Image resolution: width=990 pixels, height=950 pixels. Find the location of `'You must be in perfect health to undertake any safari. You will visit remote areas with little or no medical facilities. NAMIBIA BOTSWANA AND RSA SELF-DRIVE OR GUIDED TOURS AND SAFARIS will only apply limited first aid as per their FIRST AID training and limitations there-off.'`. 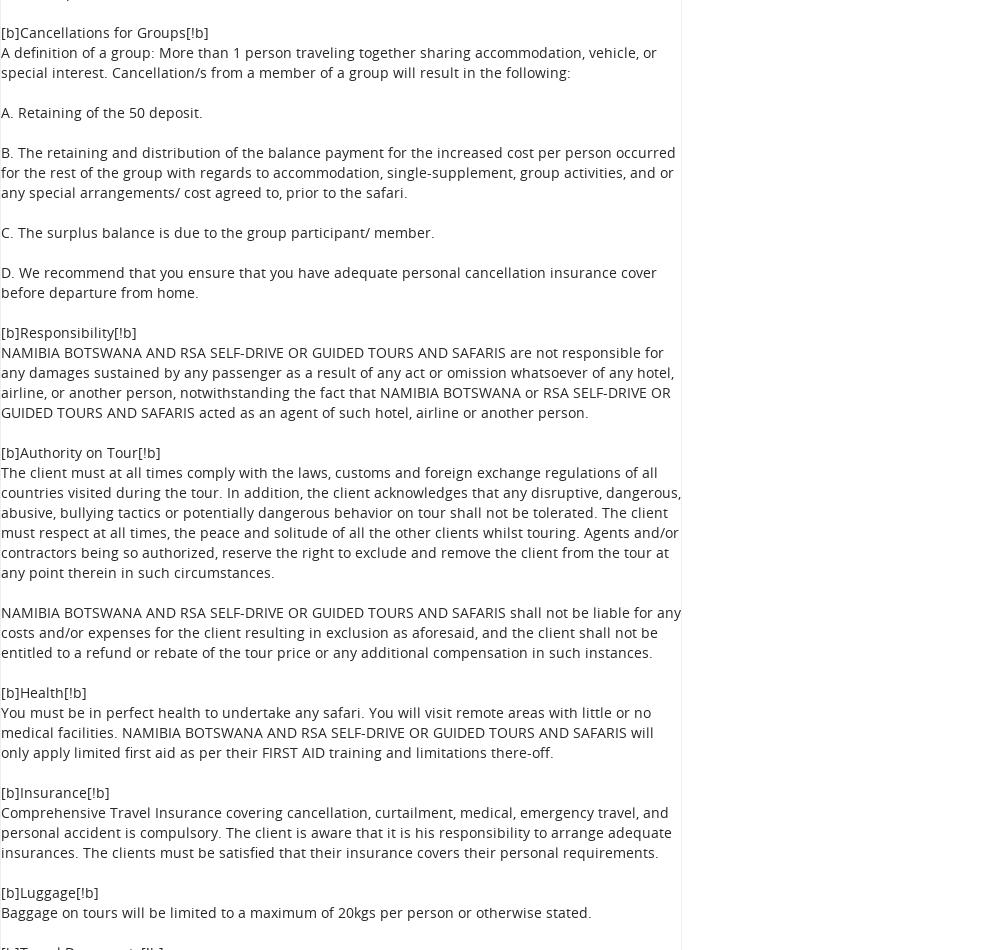

'You must be in perfect health to undertake any safari. You will visit remote areas with little or no medical facilities. NAMIBIA BOTSWANA AND RSA SELF-DRIVE OR GUIDED TOURS AND SAFARIS will only apply limited first aid as per their FIRST AID training and limitations there-off.' is located at coordinates (326, 731).